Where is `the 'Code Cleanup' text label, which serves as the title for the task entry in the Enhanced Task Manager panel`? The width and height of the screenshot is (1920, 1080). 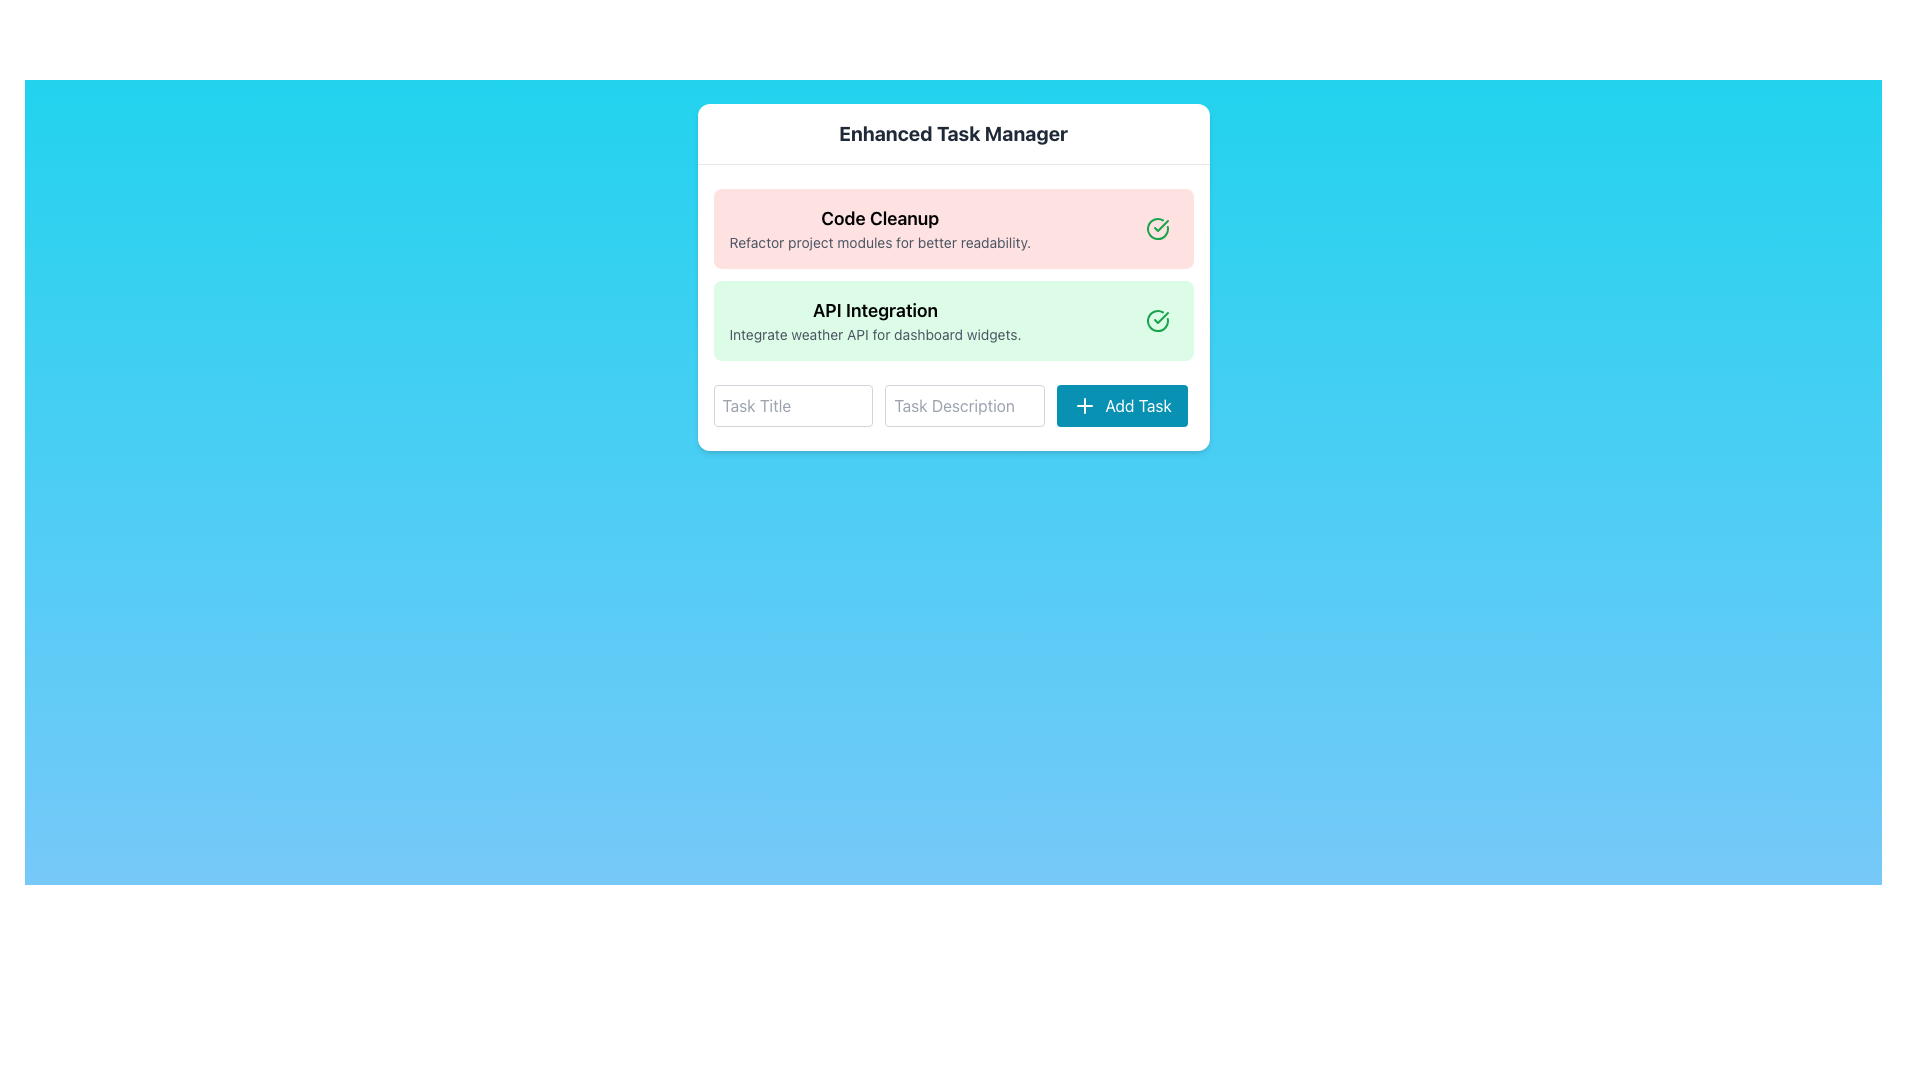 the 'Code Cleanup' text label, which serves as the title for the task entry in the Enhanced Task Manager panel is located at coordinates (880, 219).